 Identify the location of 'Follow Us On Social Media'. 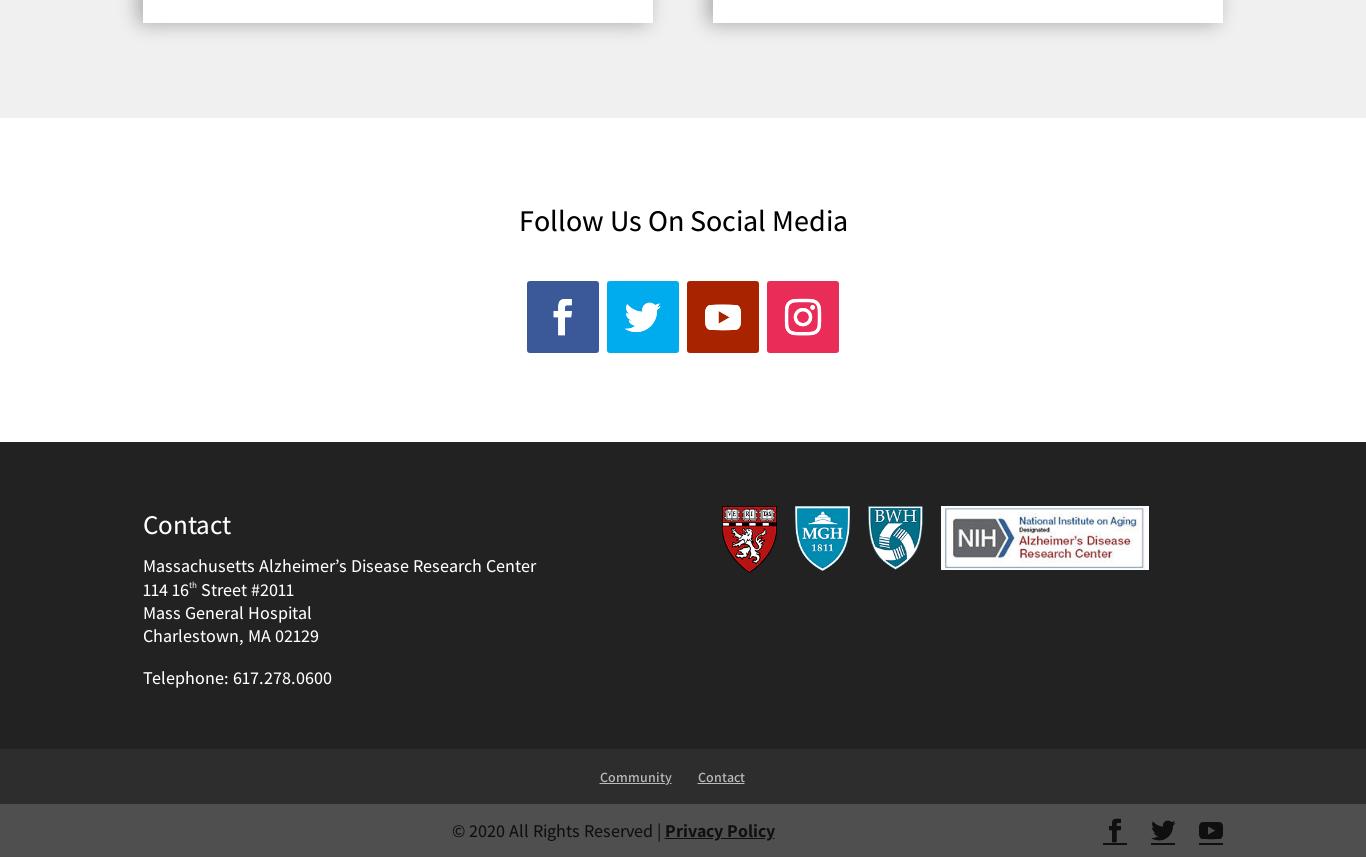
(517, 217).